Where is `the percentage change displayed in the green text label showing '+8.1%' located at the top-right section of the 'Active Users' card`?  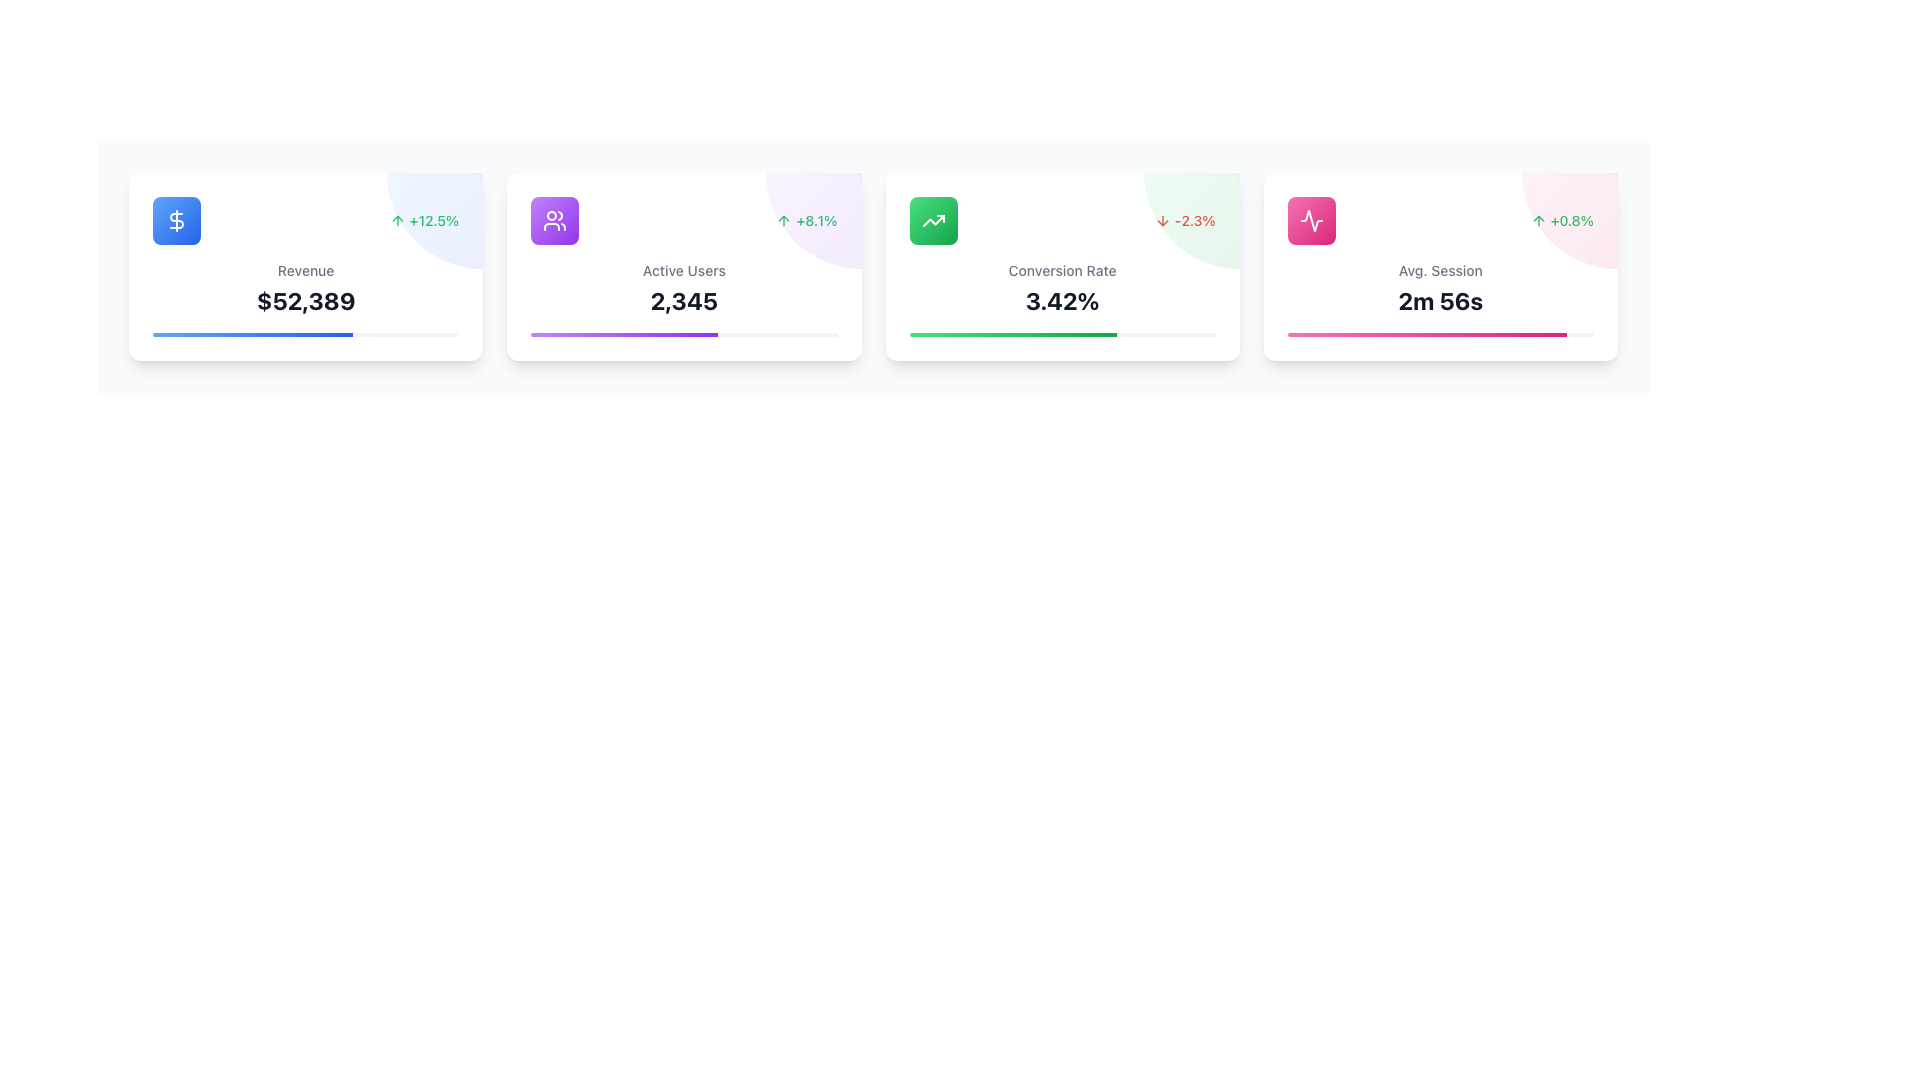 the percentage change displayed in the green text label showing '+8.1%' located at the top-right section of the 'Active Users' card is located at coordinates (684, 220).